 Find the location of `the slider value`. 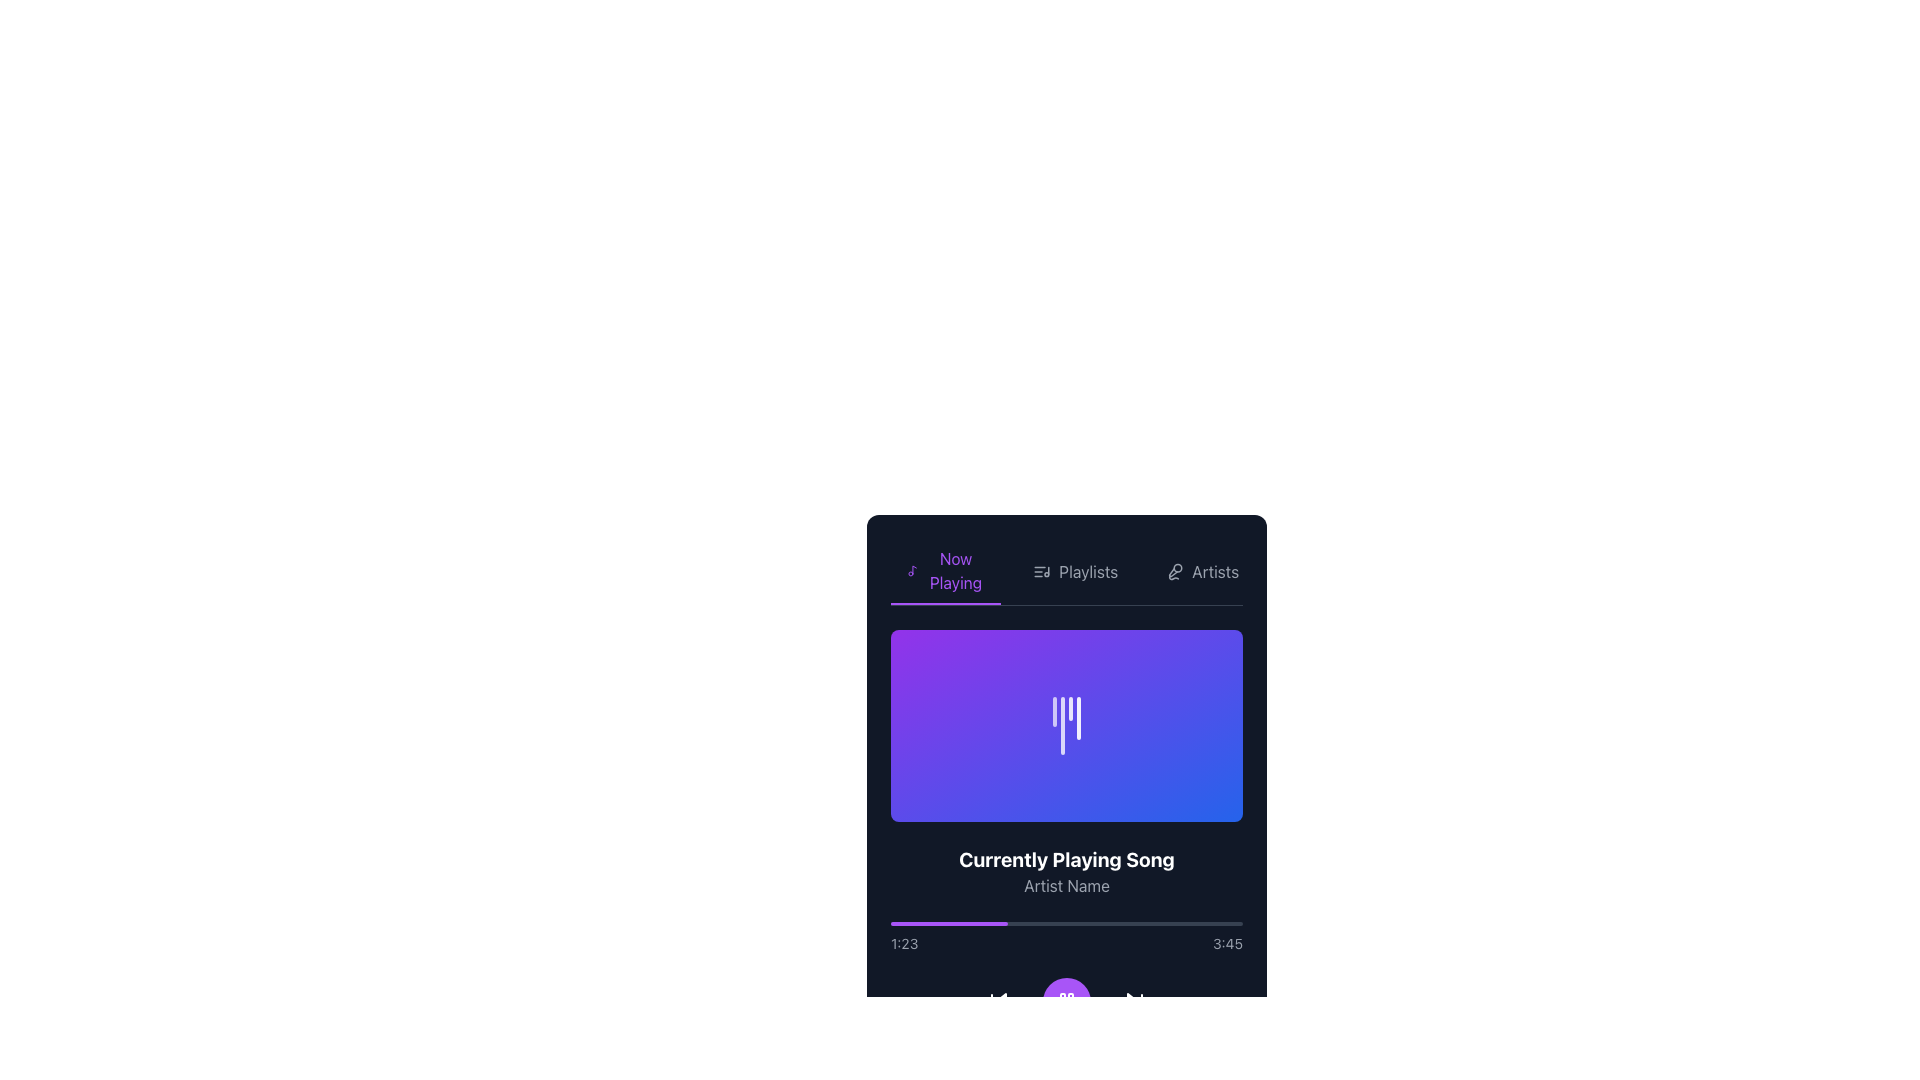

the slider value is located at coordinates (1005, 1059).